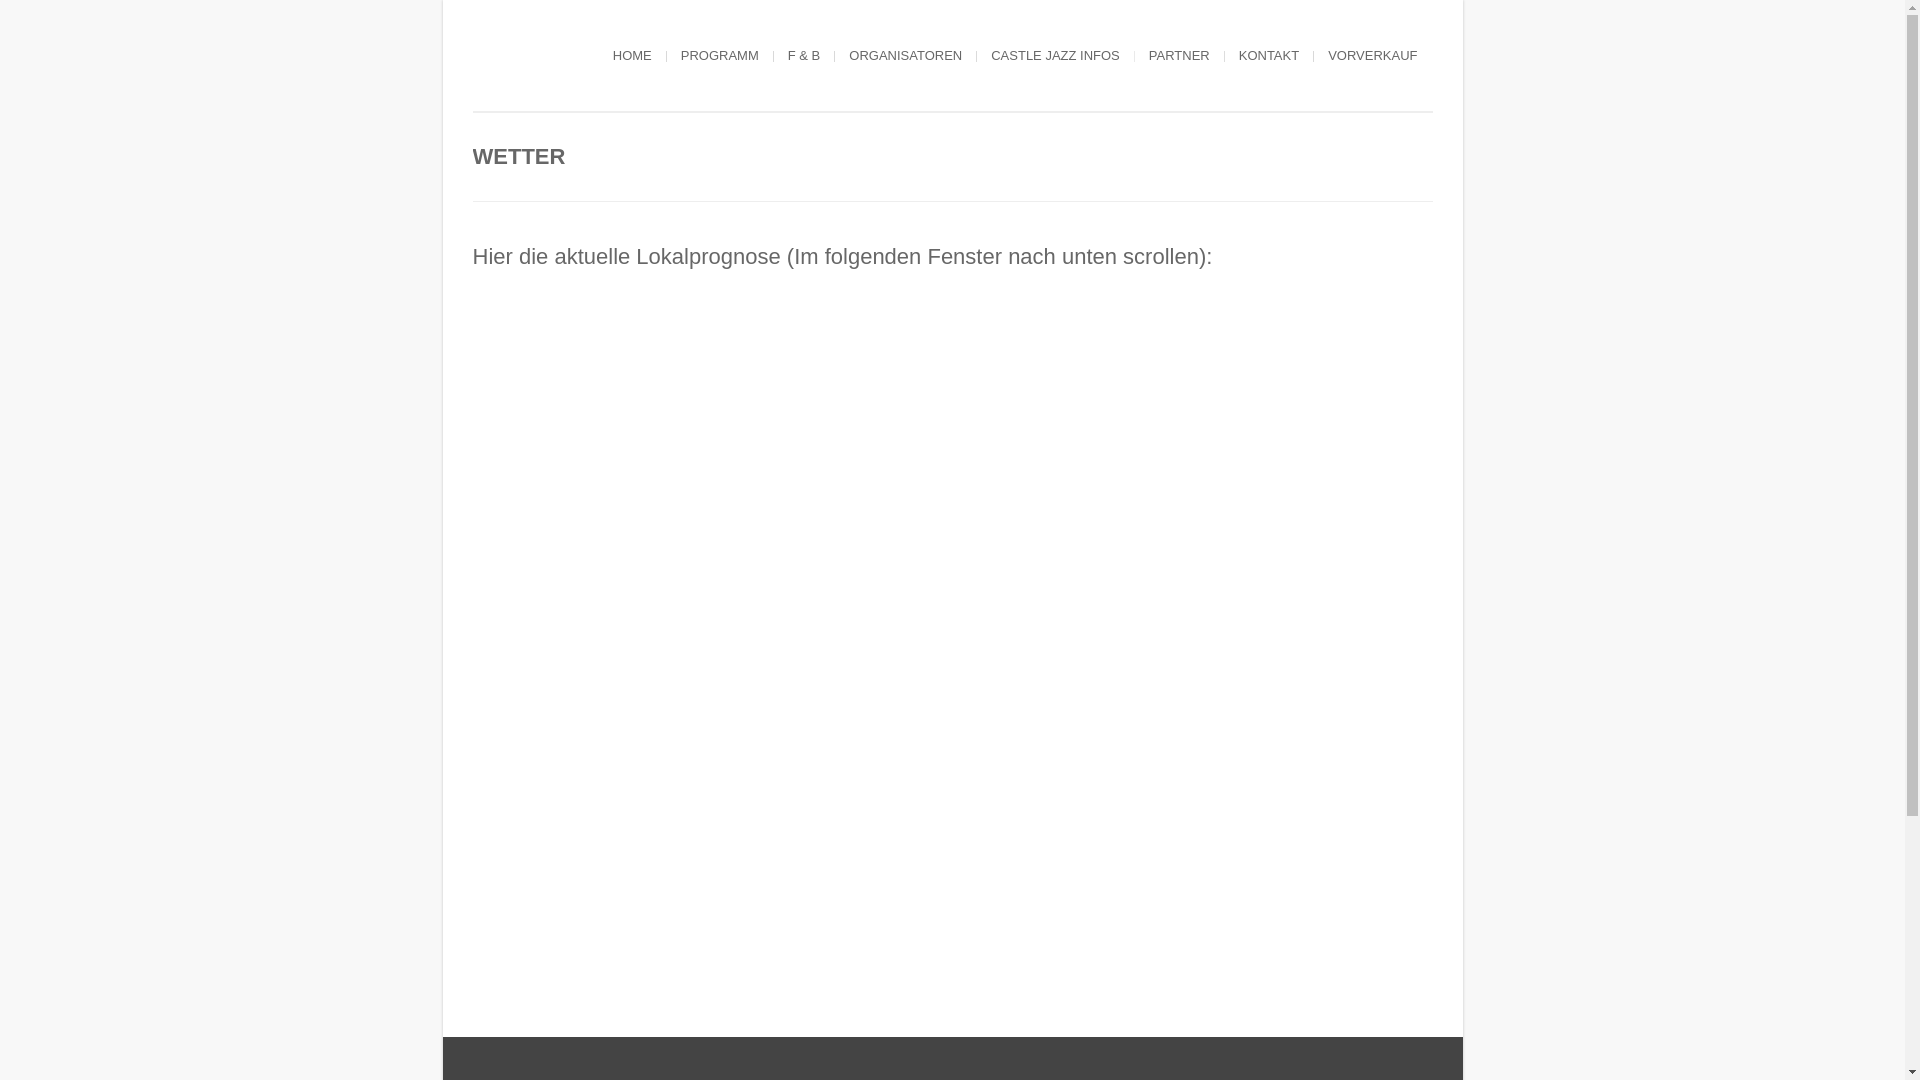  What do you see at coordinates (1179, 54) in the screenshot?
I see `'PARTNER'` at bounding box center [1179, 54].